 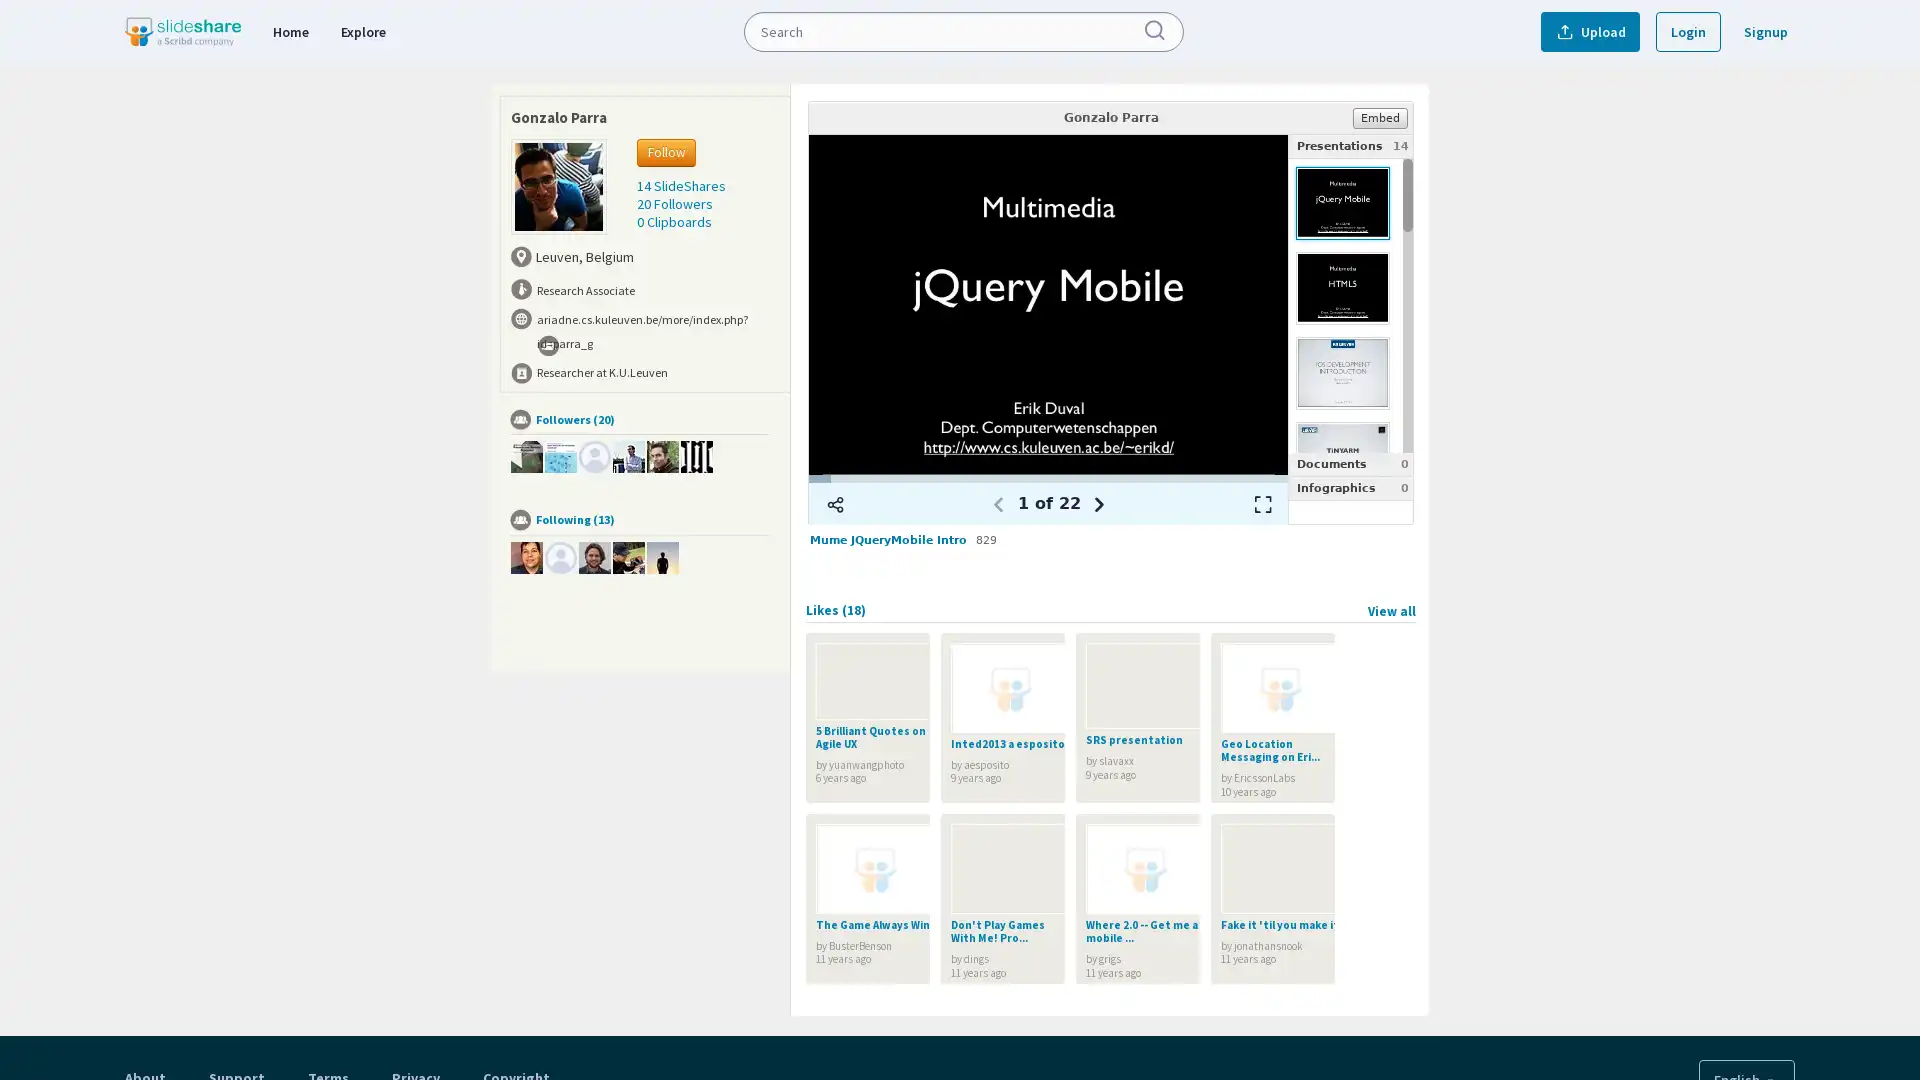 I want to click on Submit Search, so click(x=1152, y=30).